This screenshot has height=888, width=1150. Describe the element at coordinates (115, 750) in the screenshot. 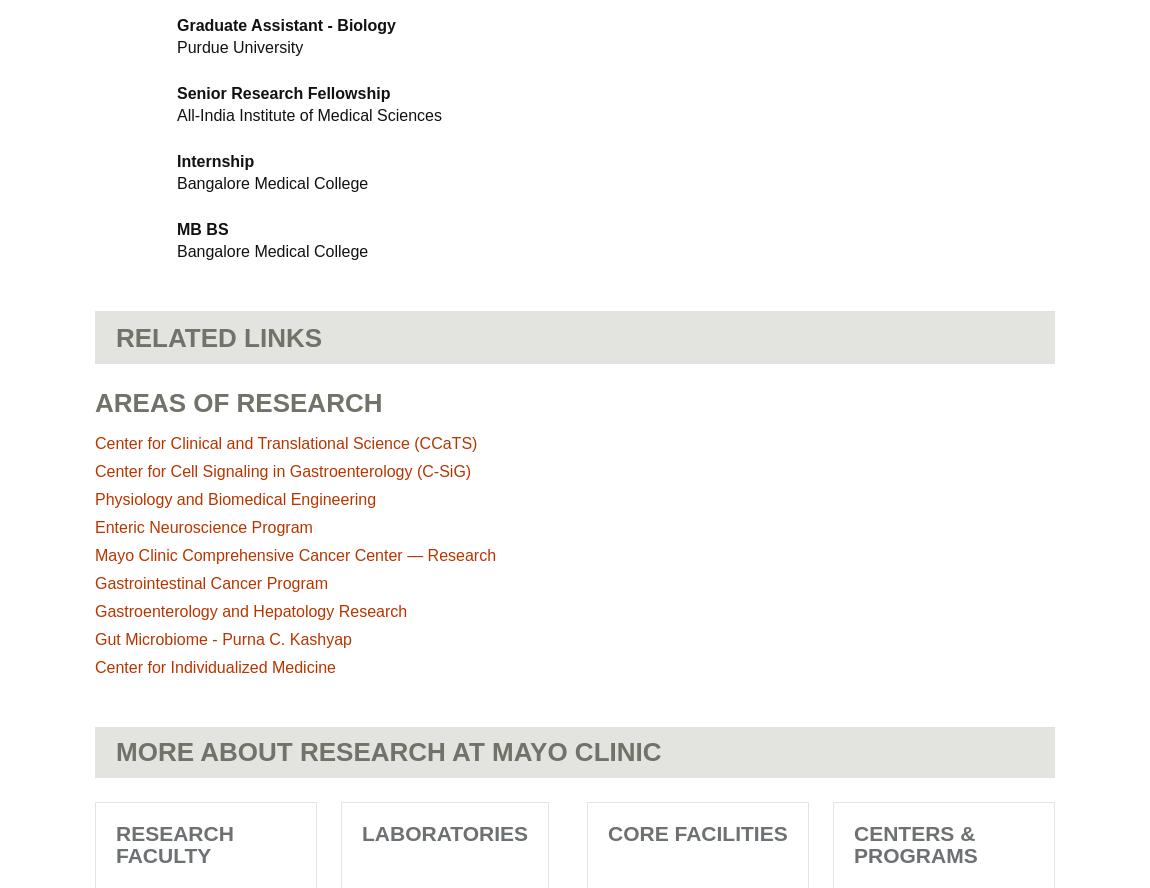

I see `'More about research at Mayo Clinic'` at that location.